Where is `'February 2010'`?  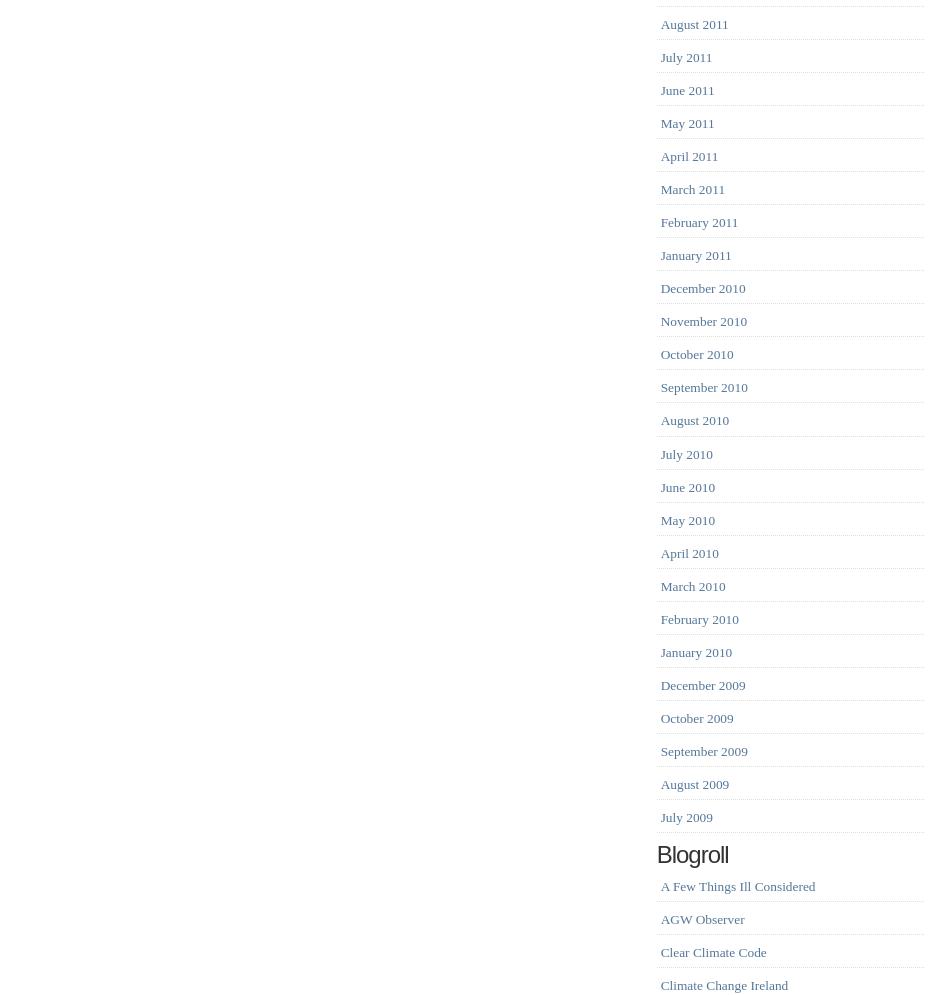
'February 2010' is located at coordinates (660, 618).